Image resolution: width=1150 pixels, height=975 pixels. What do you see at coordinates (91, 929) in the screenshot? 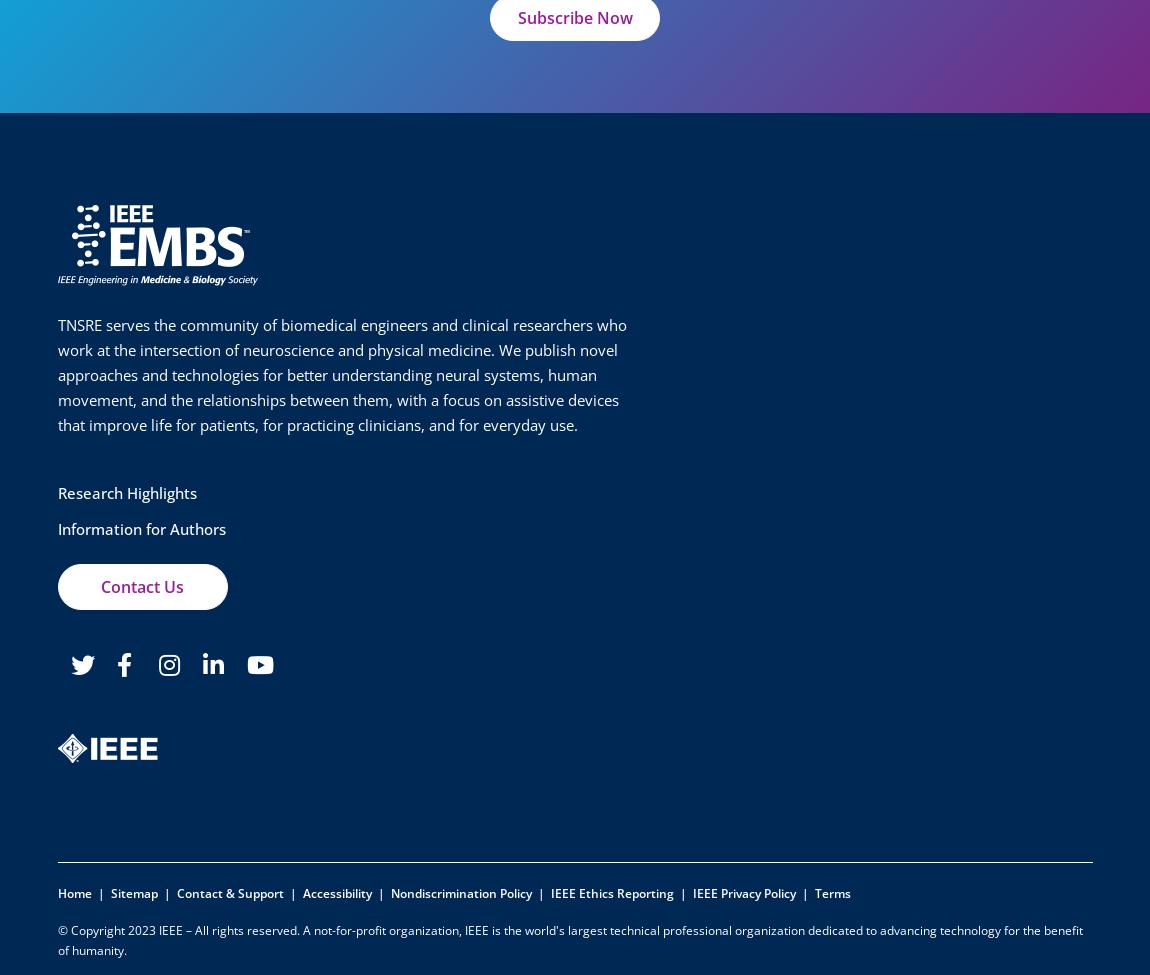
I see `'© Copyright'` at bounding box center [91, 929].